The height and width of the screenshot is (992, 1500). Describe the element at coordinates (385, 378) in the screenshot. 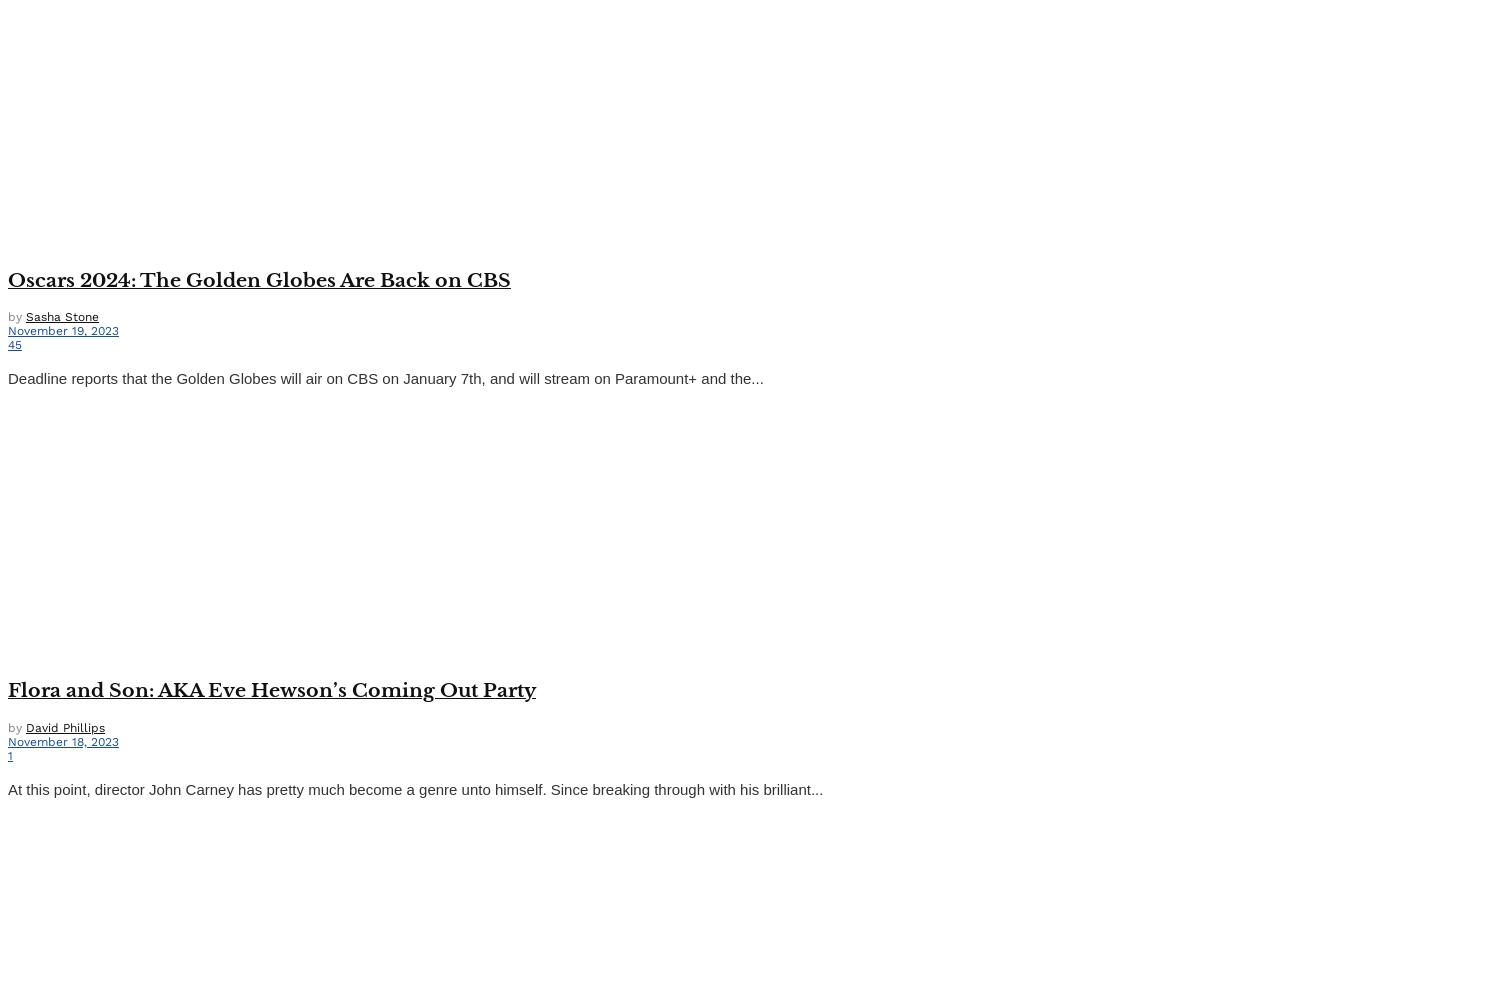

I see `'Deadline reports that the Golden Globes will air on CBS on January 7th, and will stream on Paramount+ and the...'` at that location.